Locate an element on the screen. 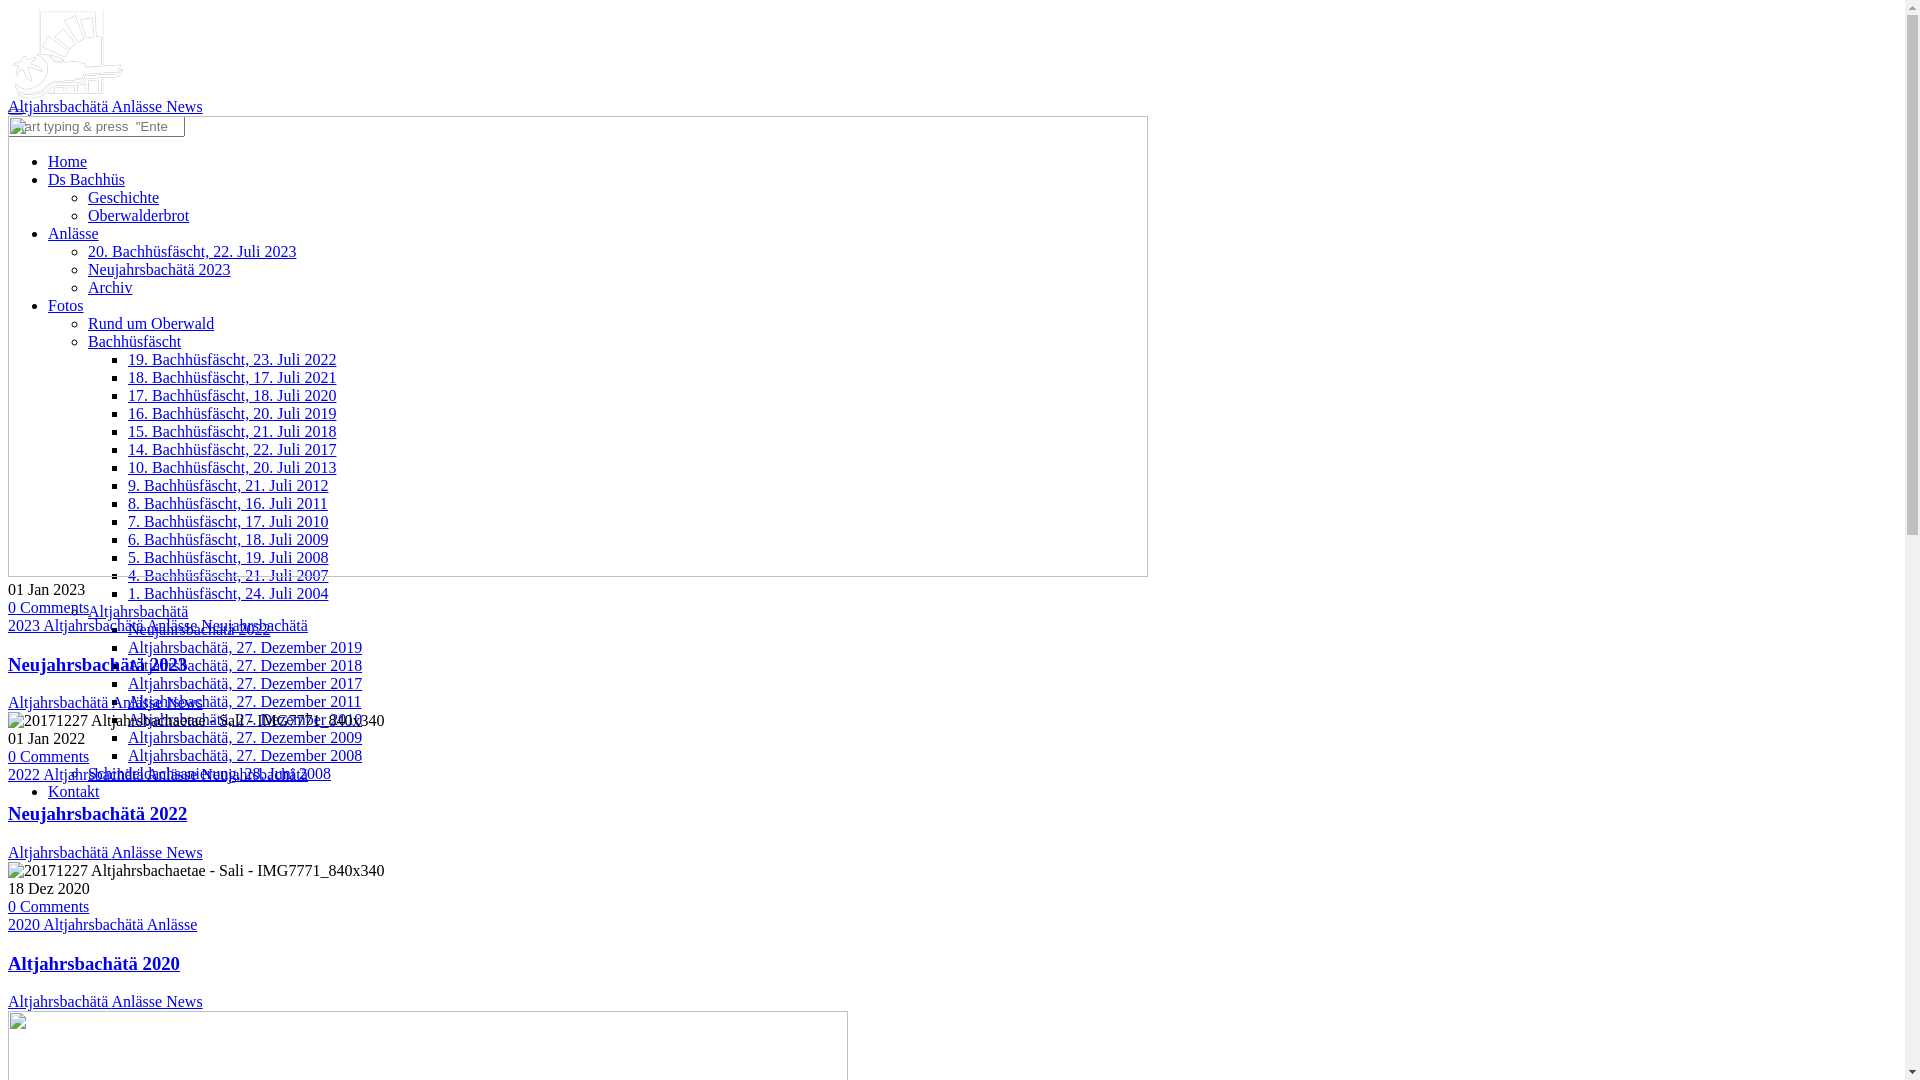 Image resolution: width=1920 pixels, height=1080 pixels. 'News' is located at coordinates (166, 1001).